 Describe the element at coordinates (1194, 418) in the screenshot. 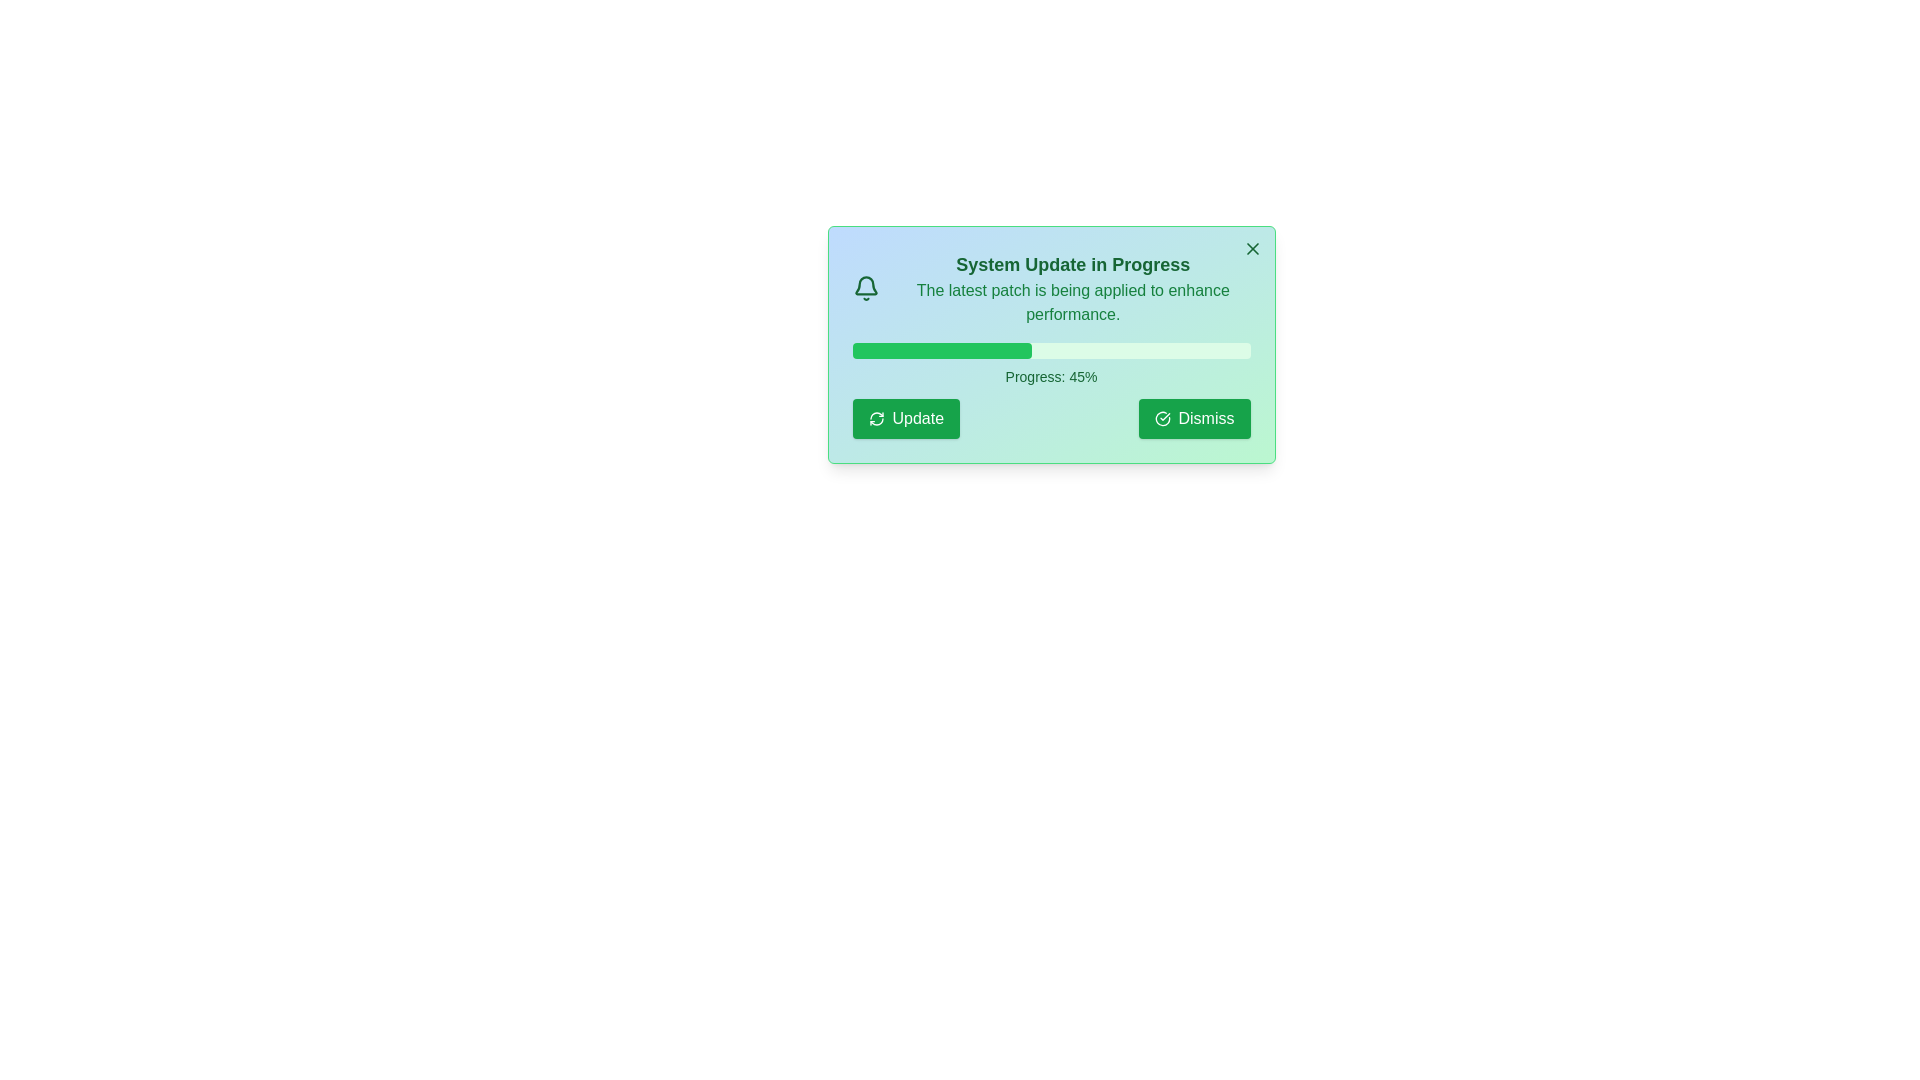

I see `the dismiss button to close the alert` at that location.